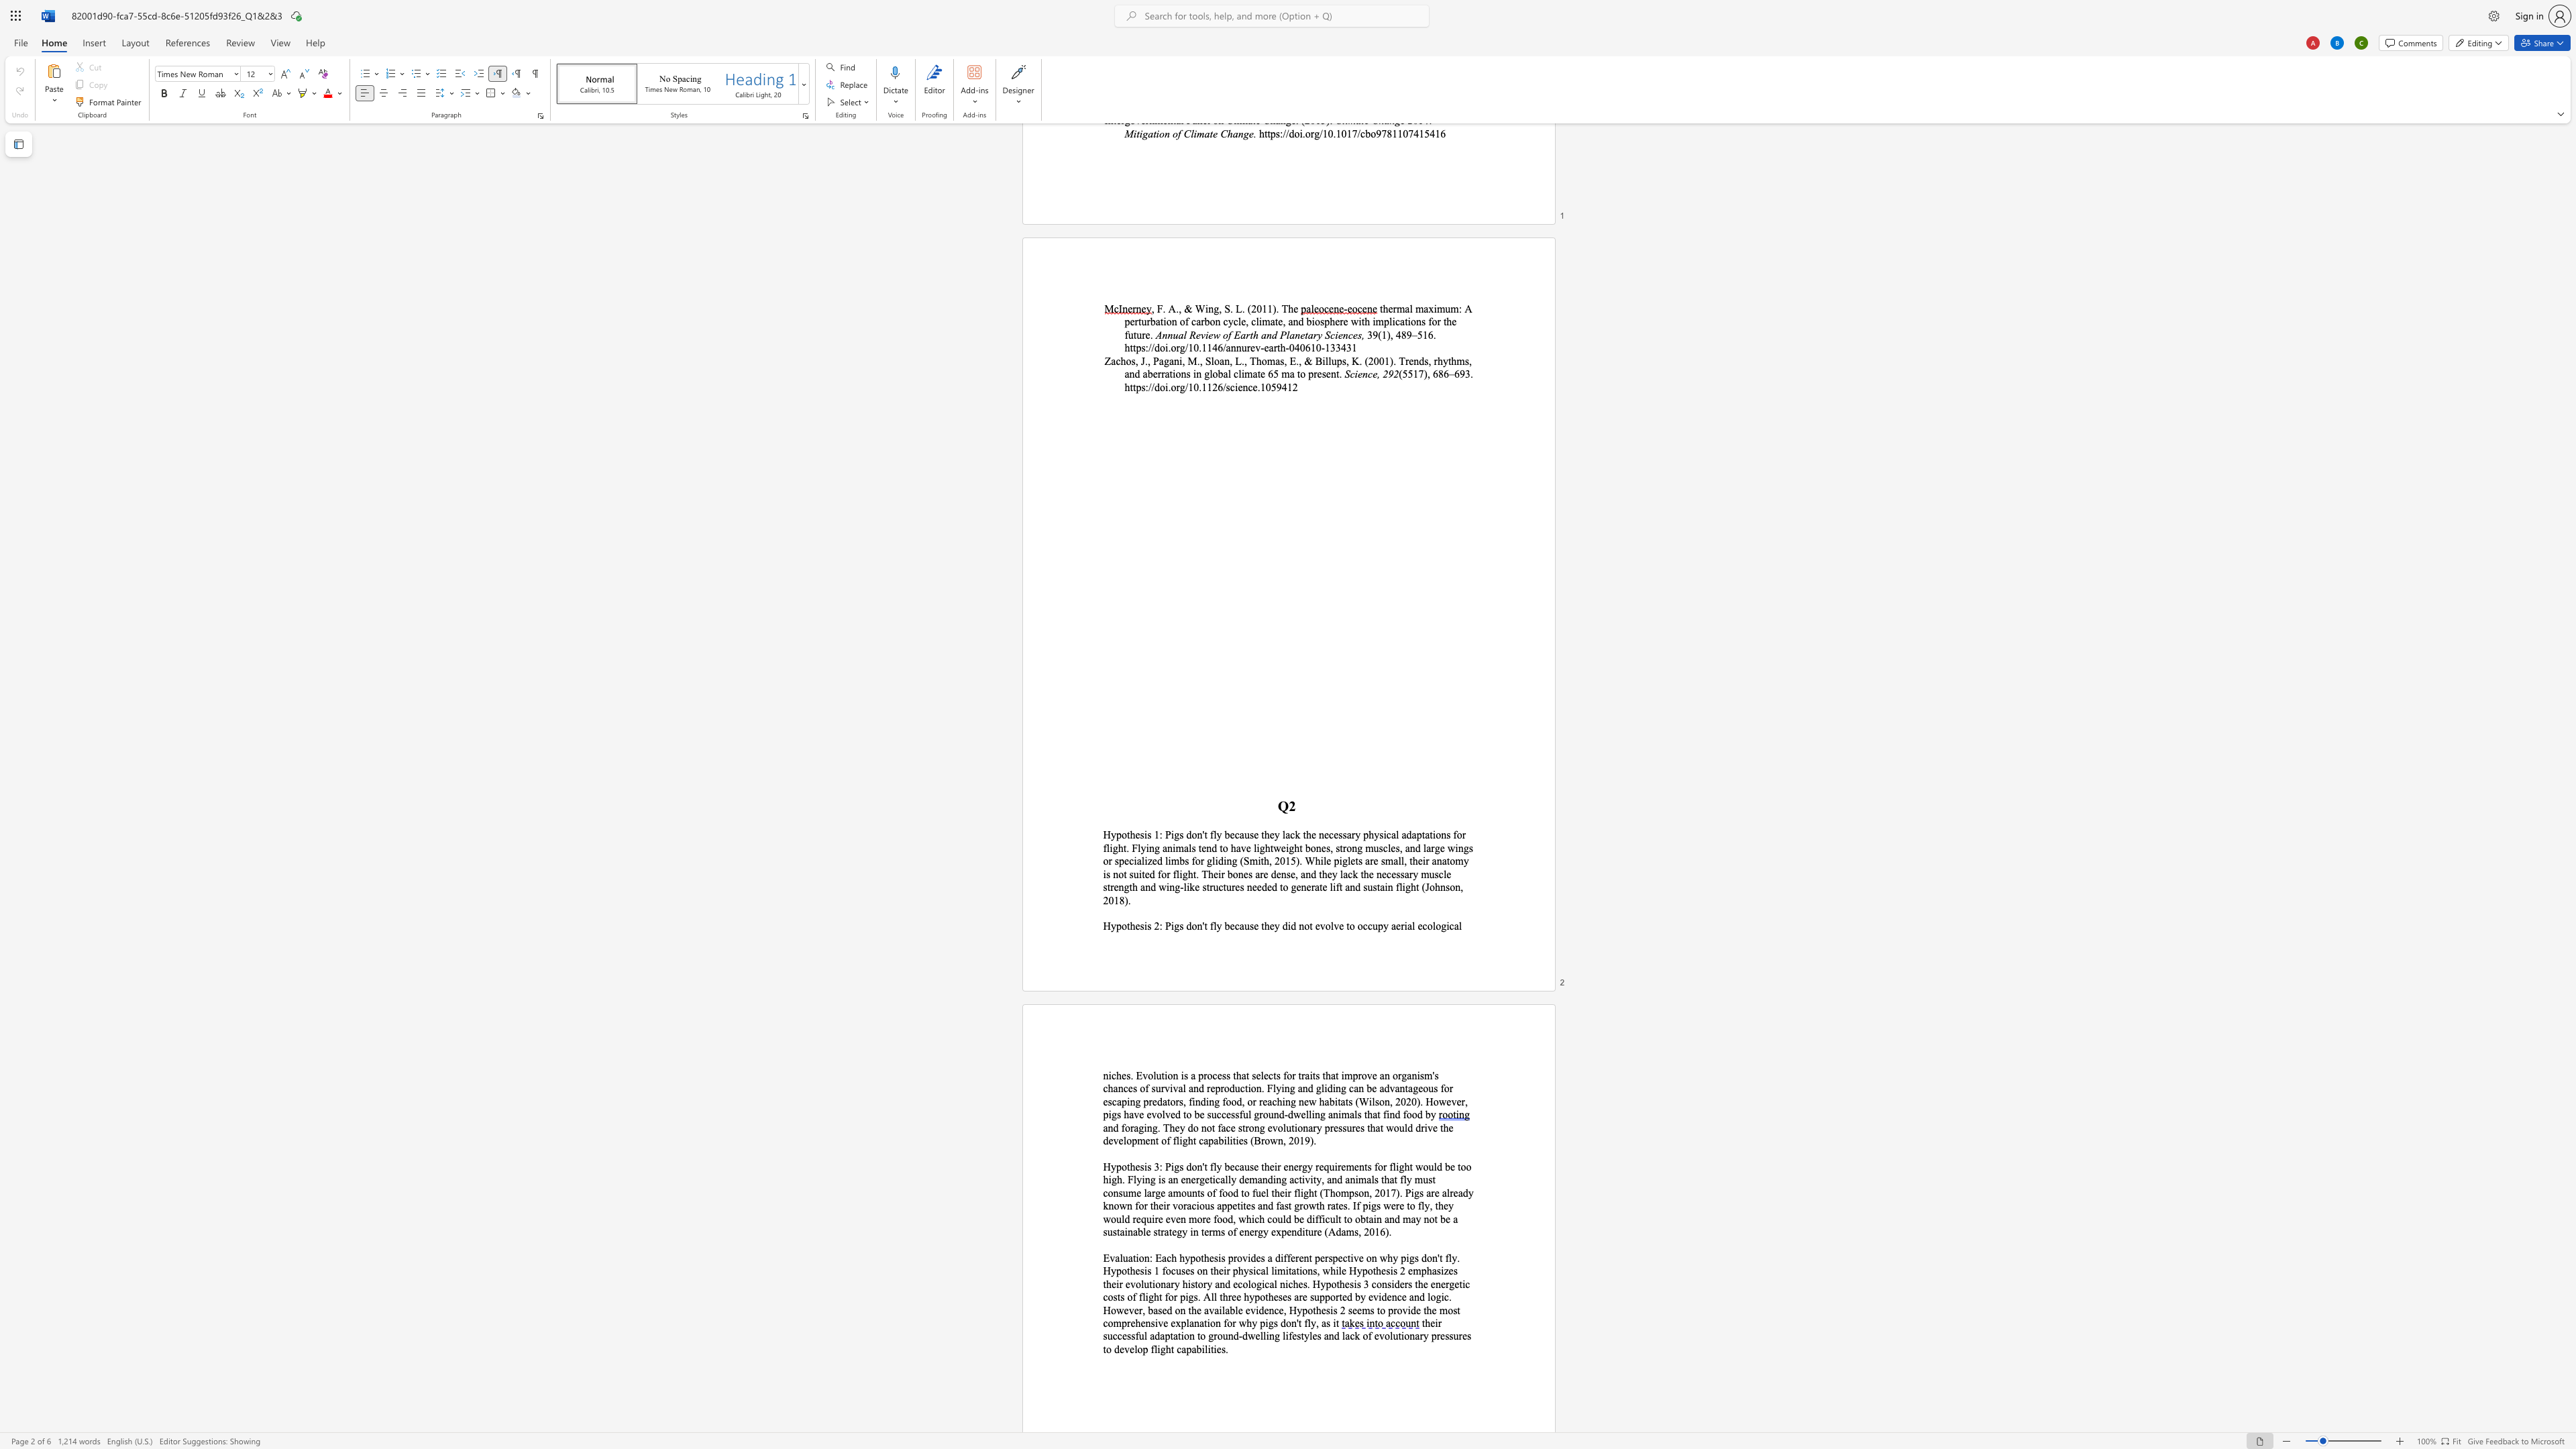 The width and height of the screenshot is (2576, 1449). Describe the element at coordinates (1126, 1166) in the screenshot. I see `the space between the continuous character "o" and "t" in the text` at that location.